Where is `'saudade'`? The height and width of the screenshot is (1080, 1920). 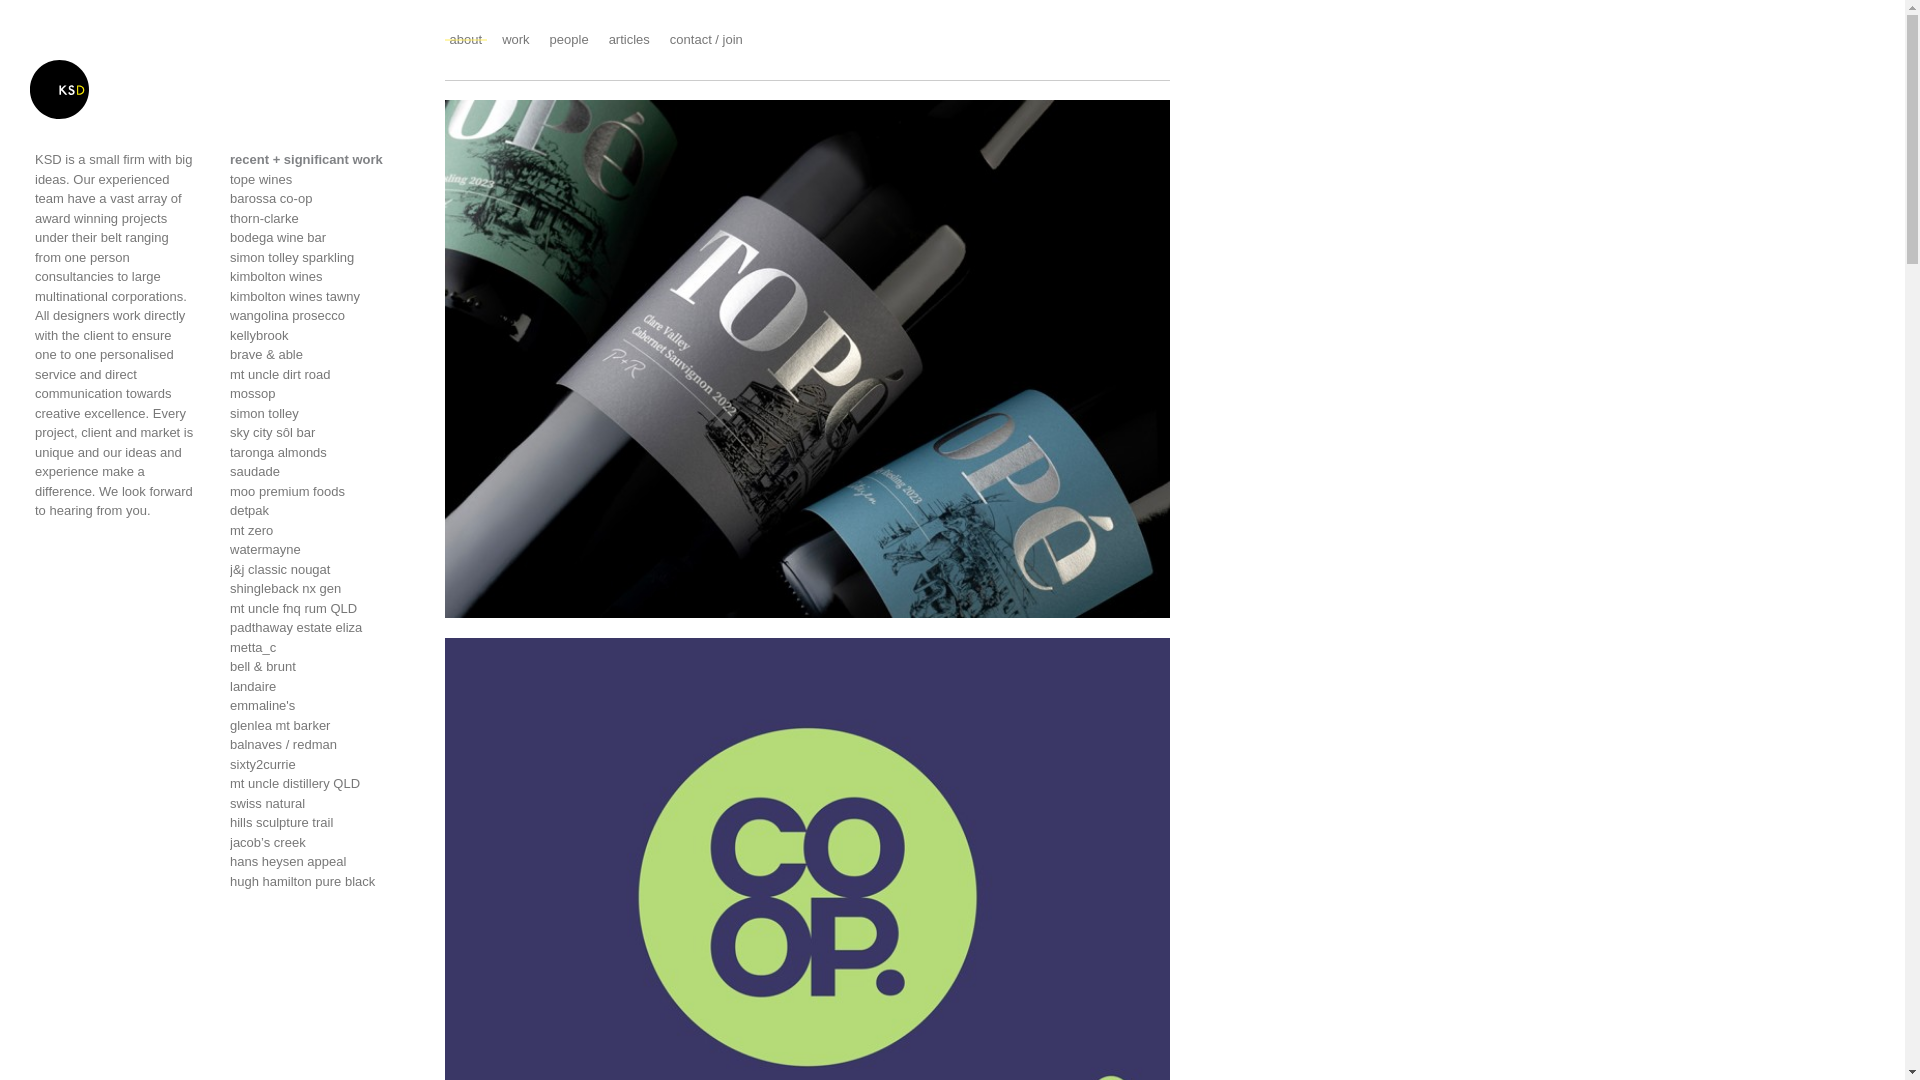
'saudade' is located at coordinates (320, 471).